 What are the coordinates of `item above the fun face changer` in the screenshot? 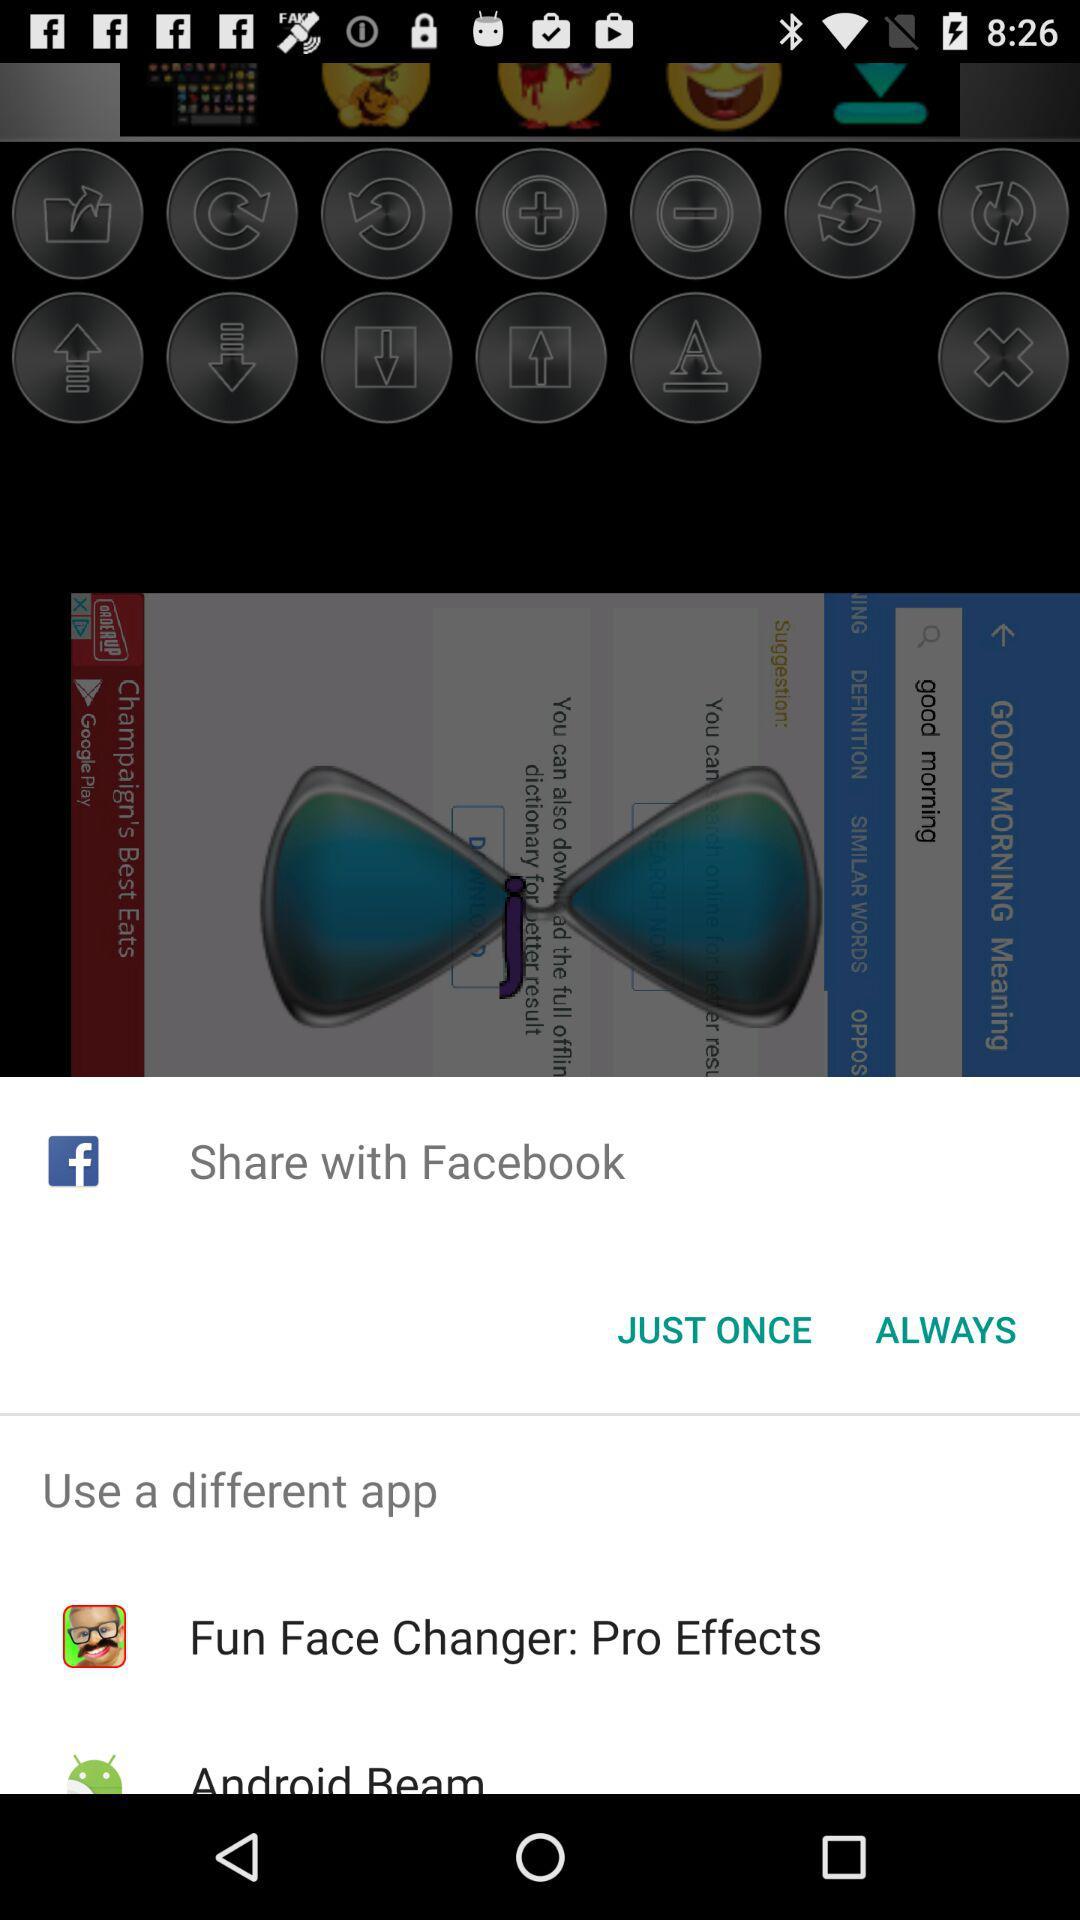 It's located at (540, 1489).